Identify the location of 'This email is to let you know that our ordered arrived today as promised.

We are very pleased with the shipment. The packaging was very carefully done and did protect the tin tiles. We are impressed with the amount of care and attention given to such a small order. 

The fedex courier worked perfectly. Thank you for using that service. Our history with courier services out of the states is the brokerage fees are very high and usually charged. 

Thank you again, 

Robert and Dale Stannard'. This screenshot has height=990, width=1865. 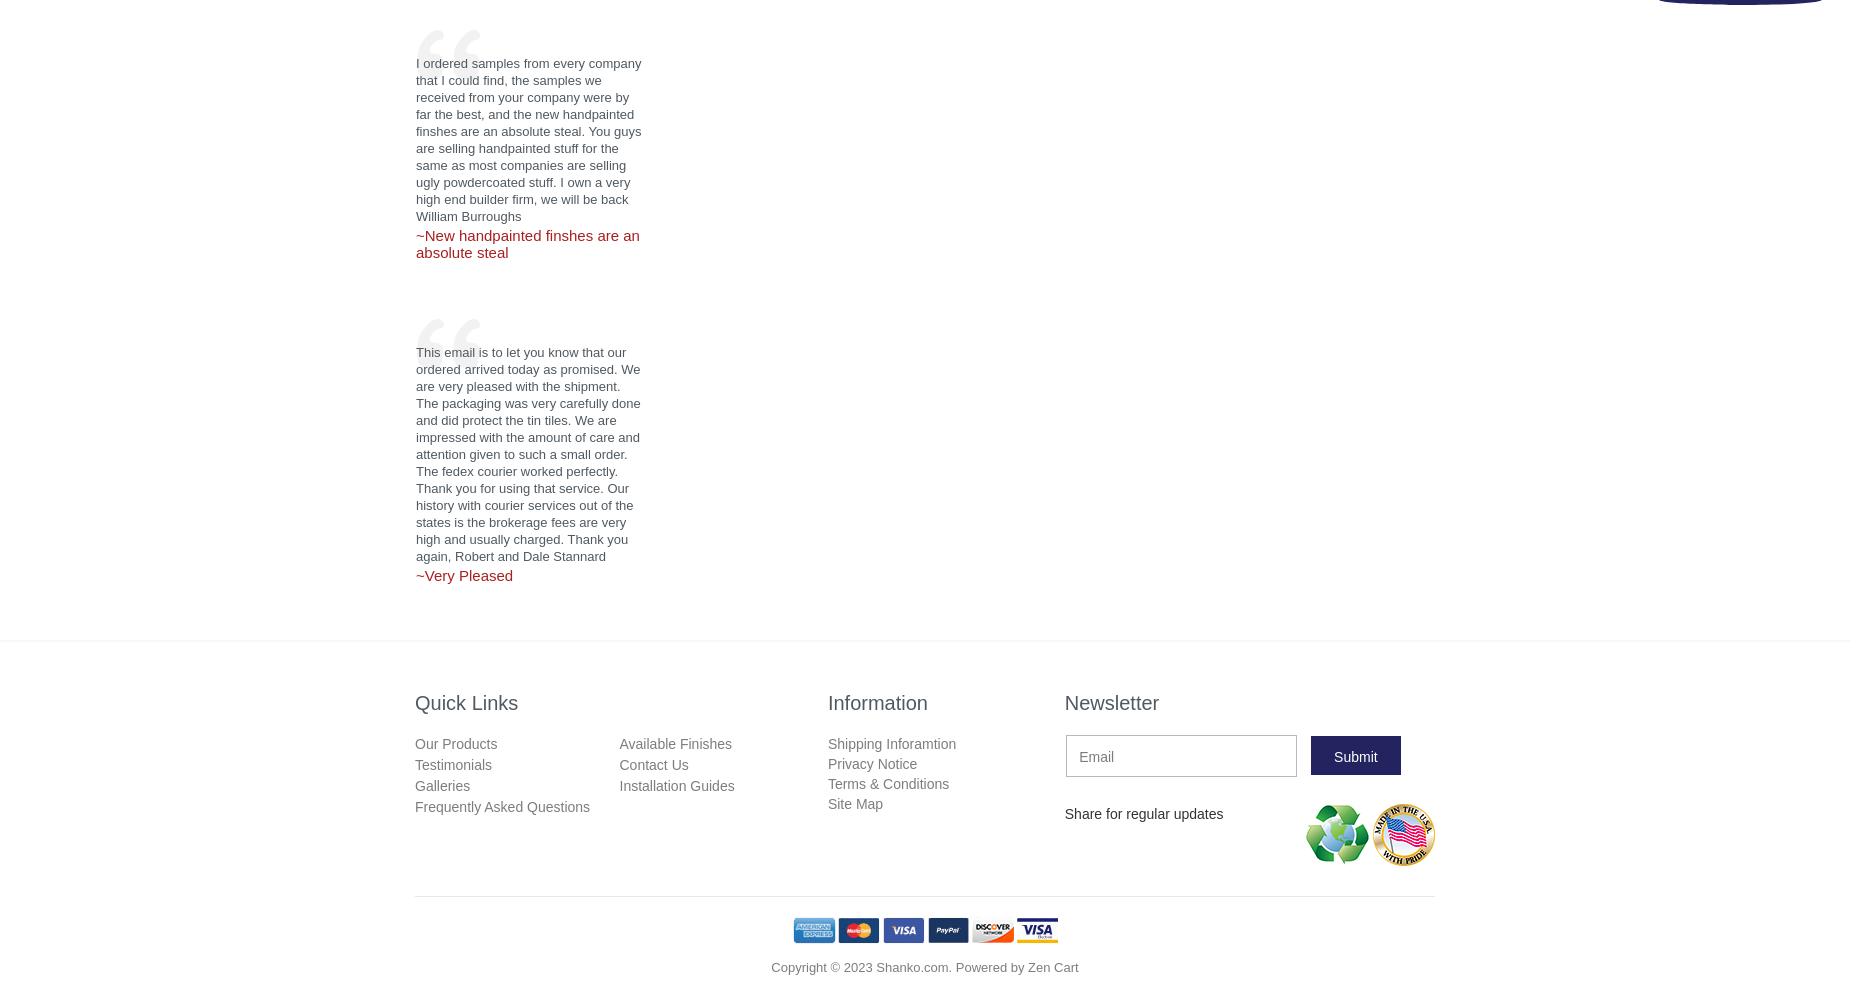
(527, 454).